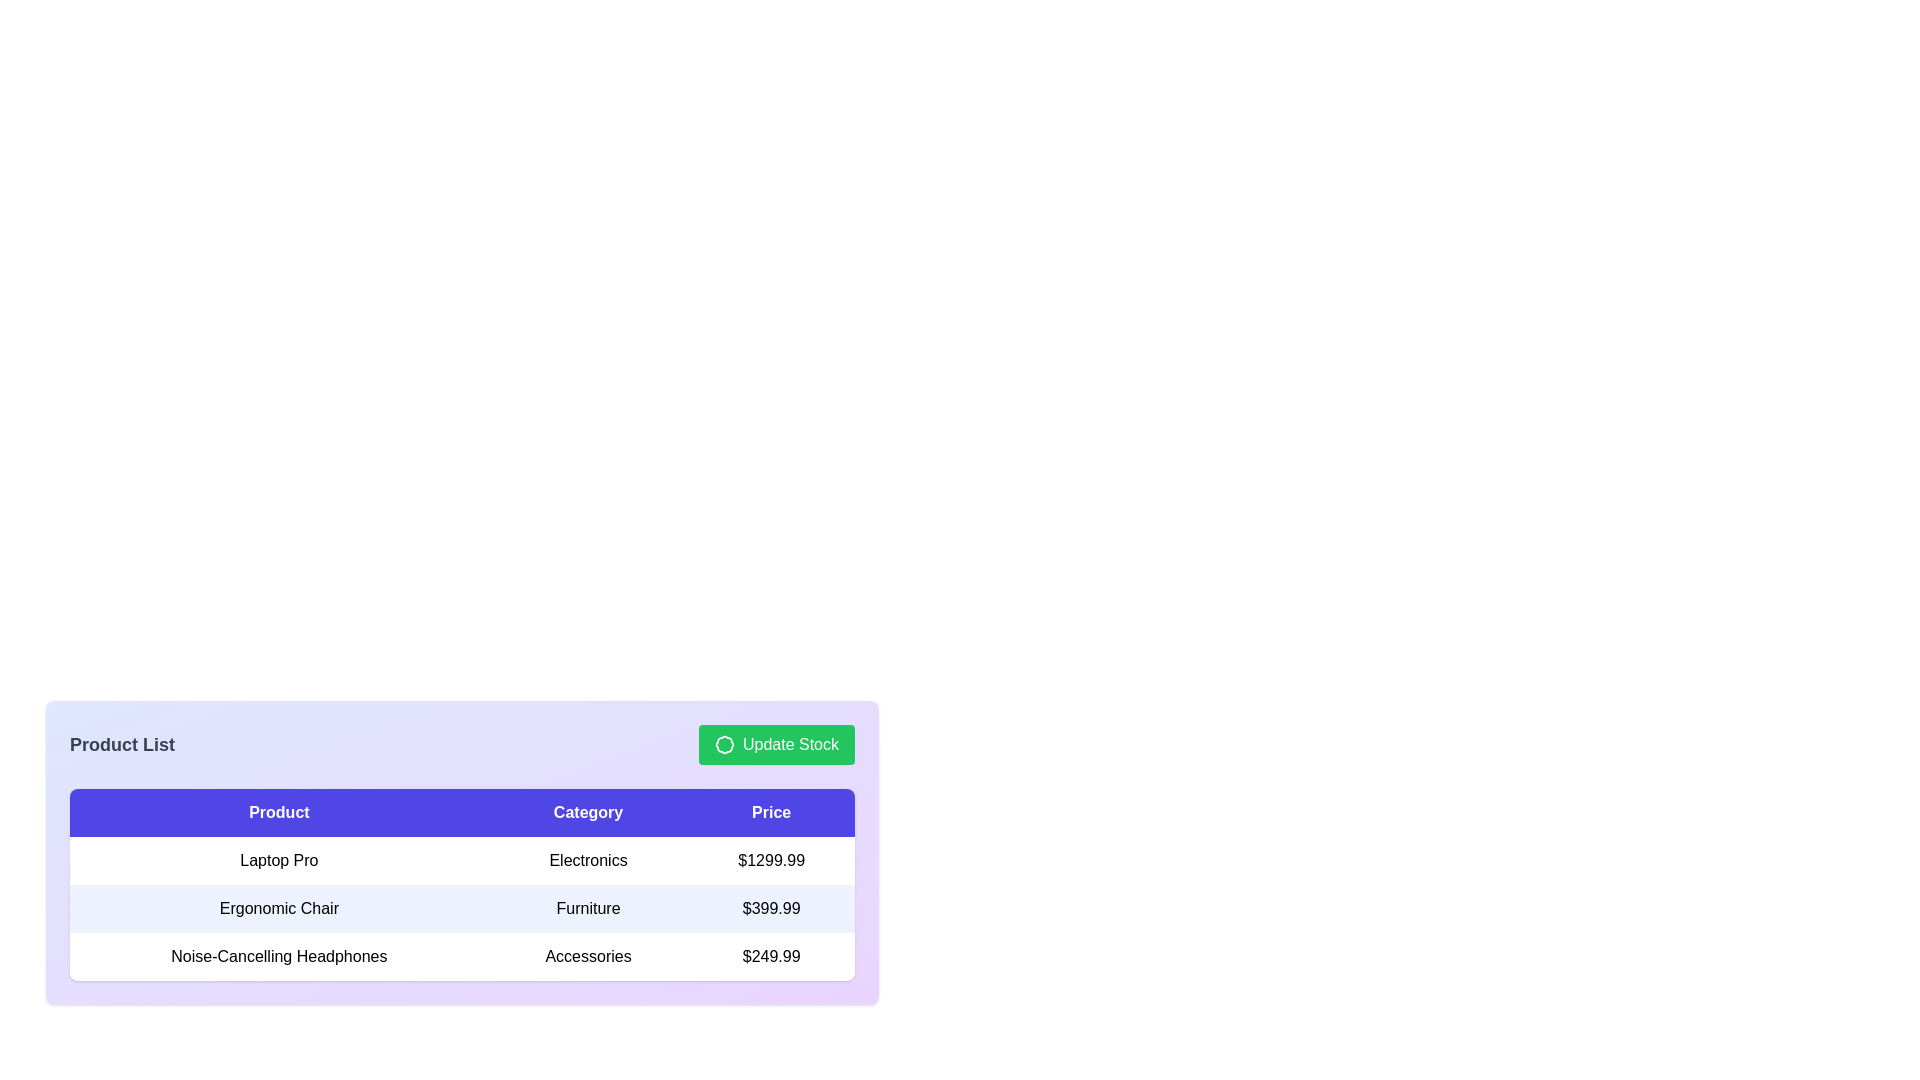 The width and height of the screenshot is (1920, 1080). What do you see at coordinates (278, 955) in the screenshot?
I see `the text label that indicates the product name in the first cell of the last row of the table, which is the third row, under the 'Product' column` at bounding box center [278, 955].